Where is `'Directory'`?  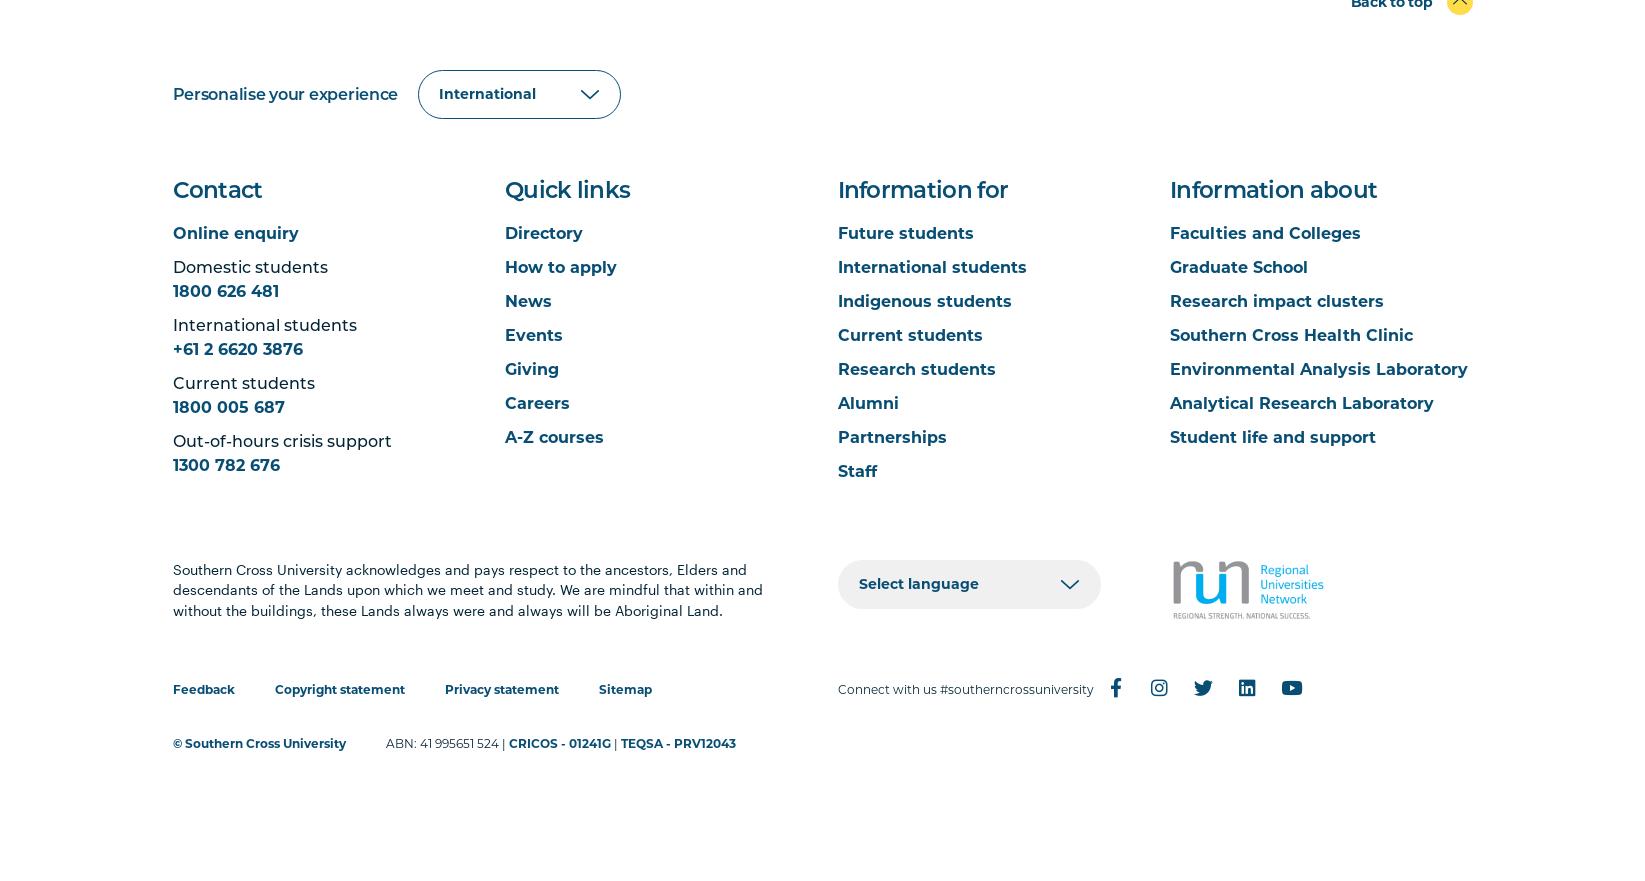
'Directory' is located at coordinates (505, 232).